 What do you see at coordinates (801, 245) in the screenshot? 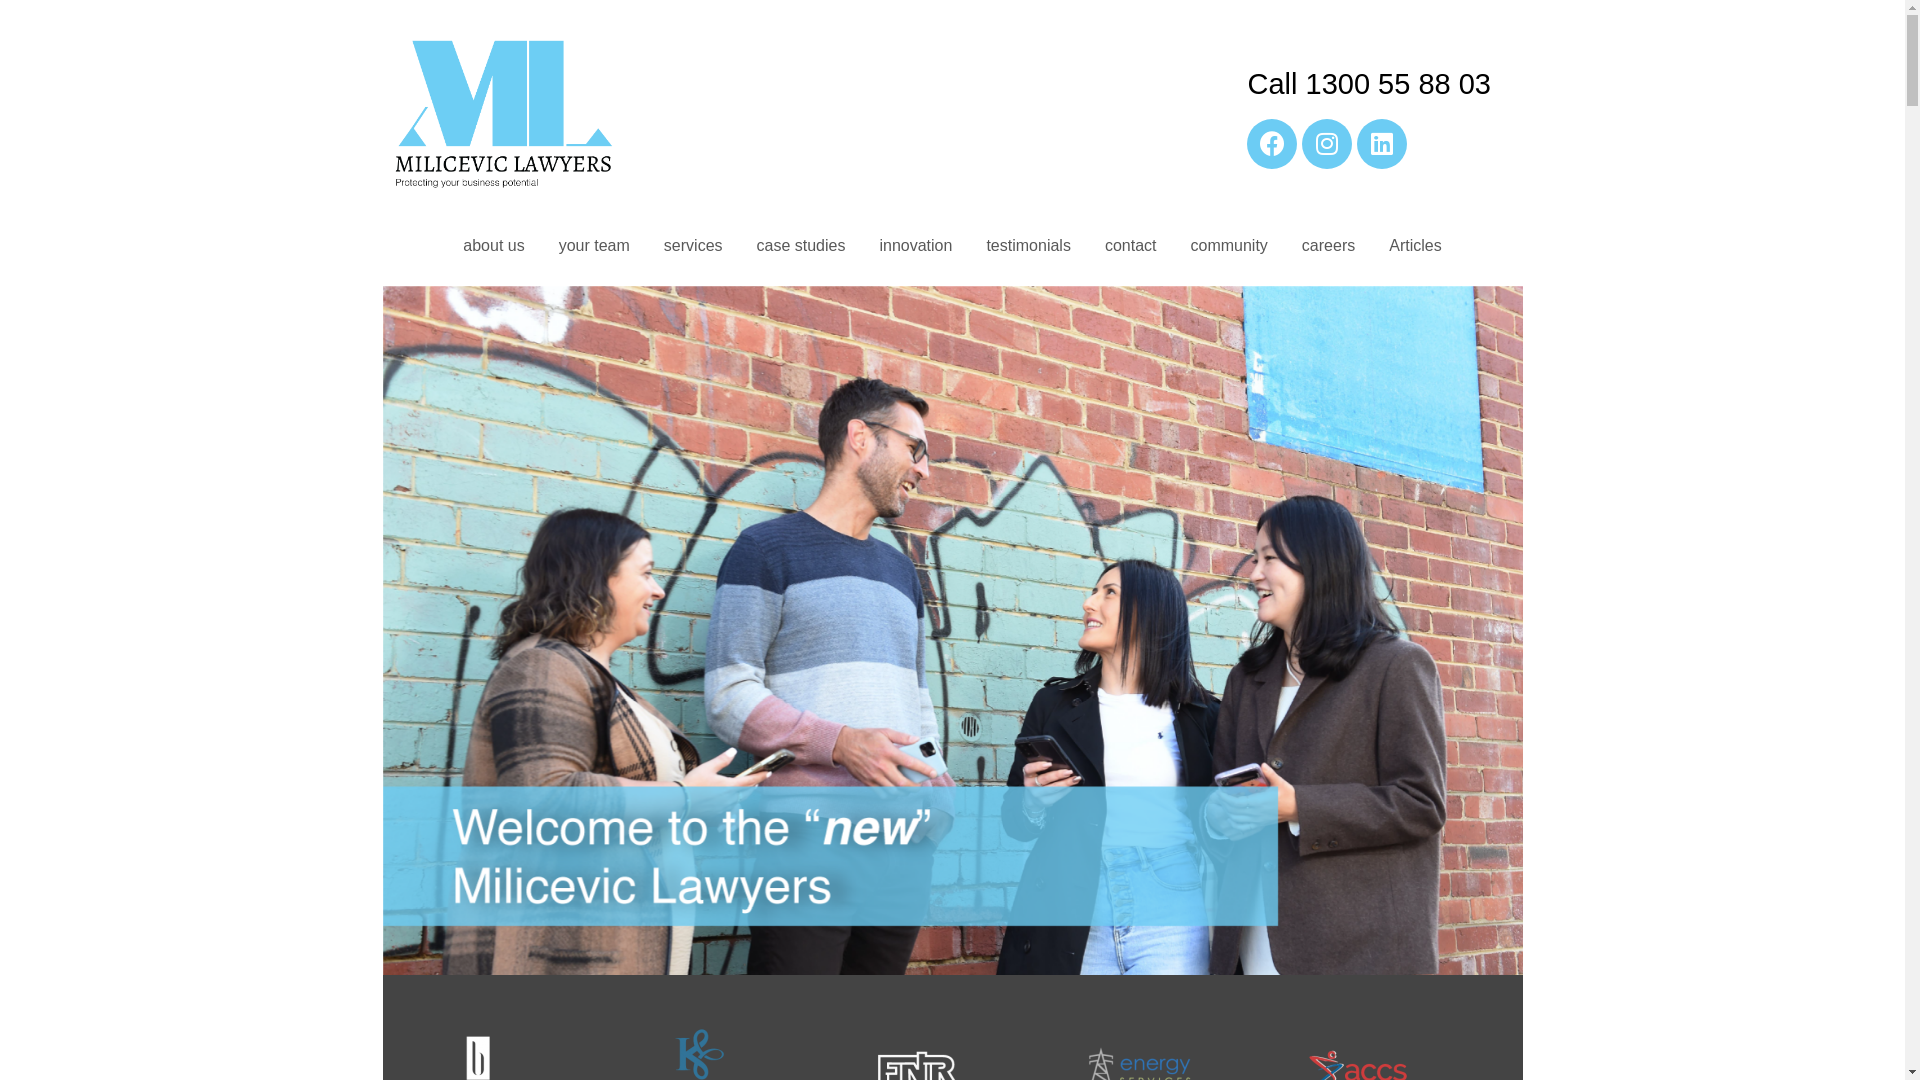
I see `'case studies'` at bounding box center [801, 245].